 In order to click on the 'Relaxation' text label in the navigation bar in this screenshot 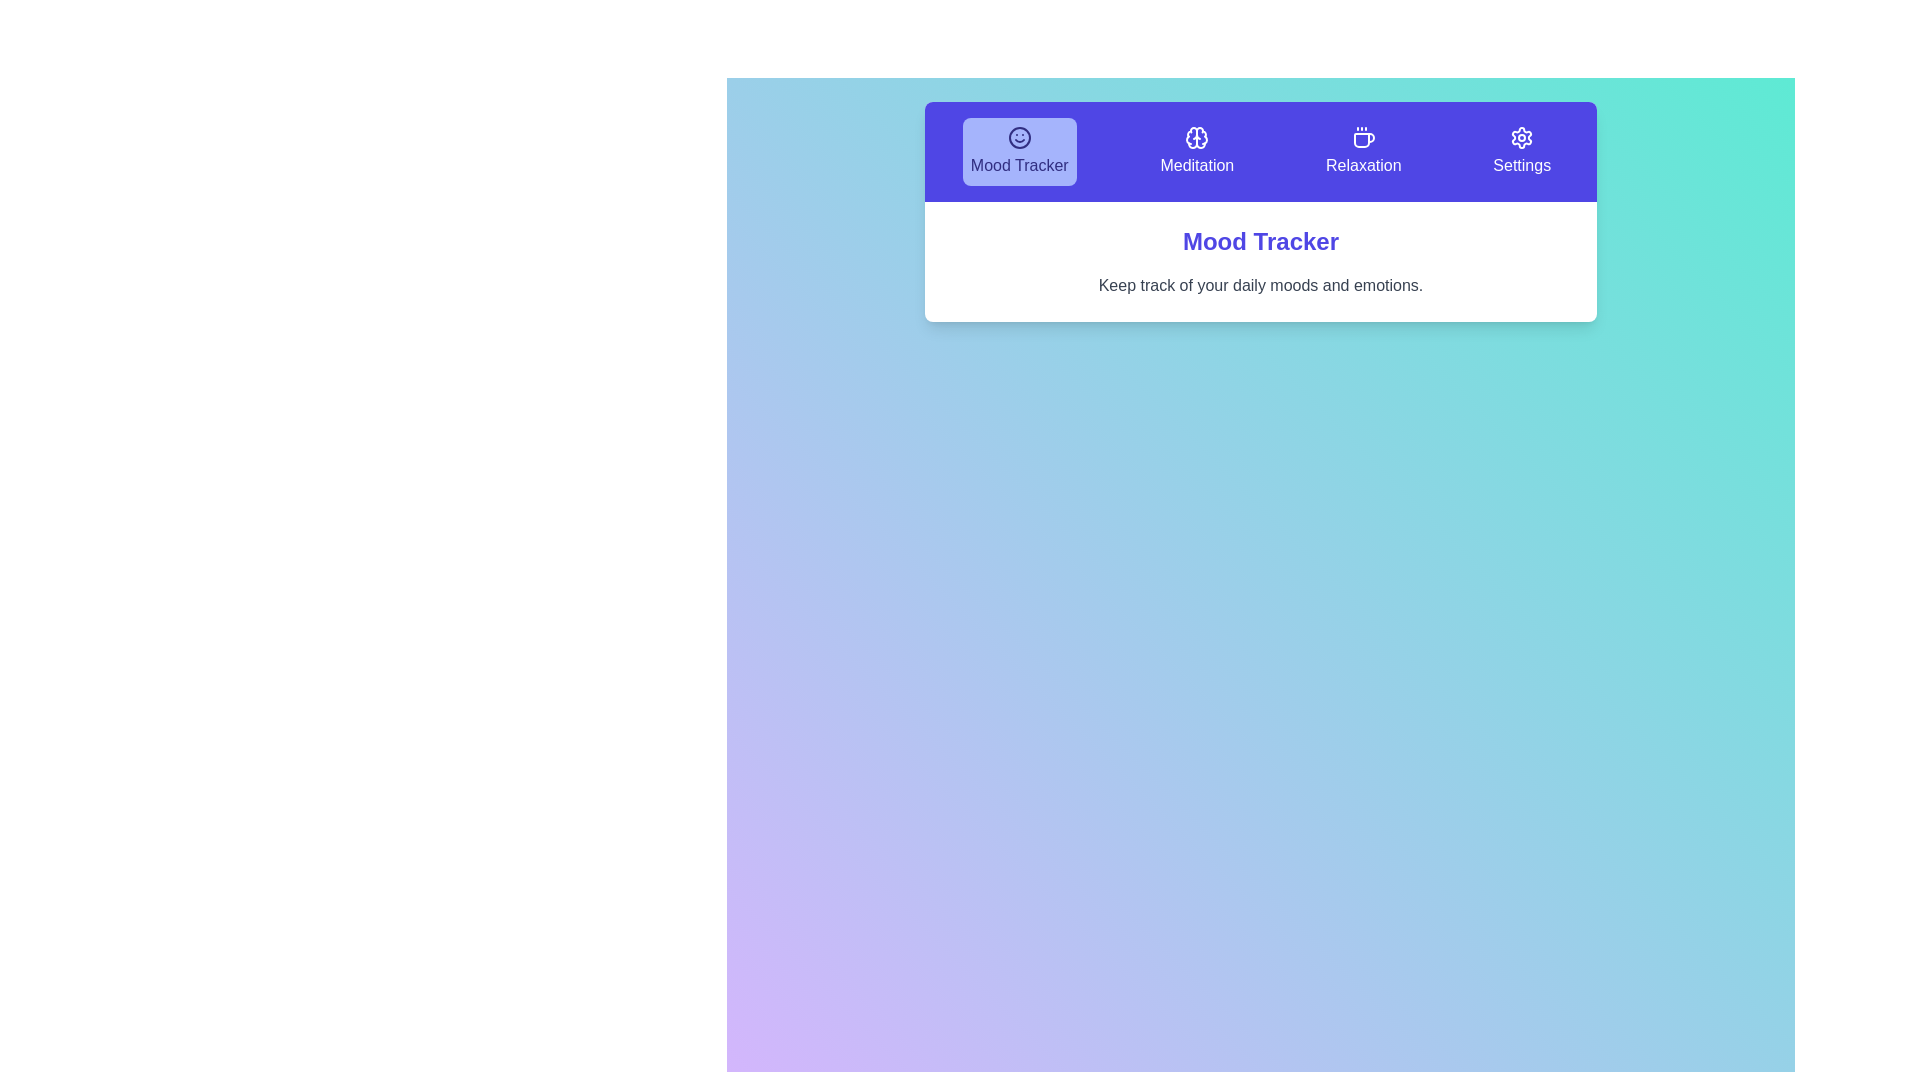, I will do `click(1362, 164)`.